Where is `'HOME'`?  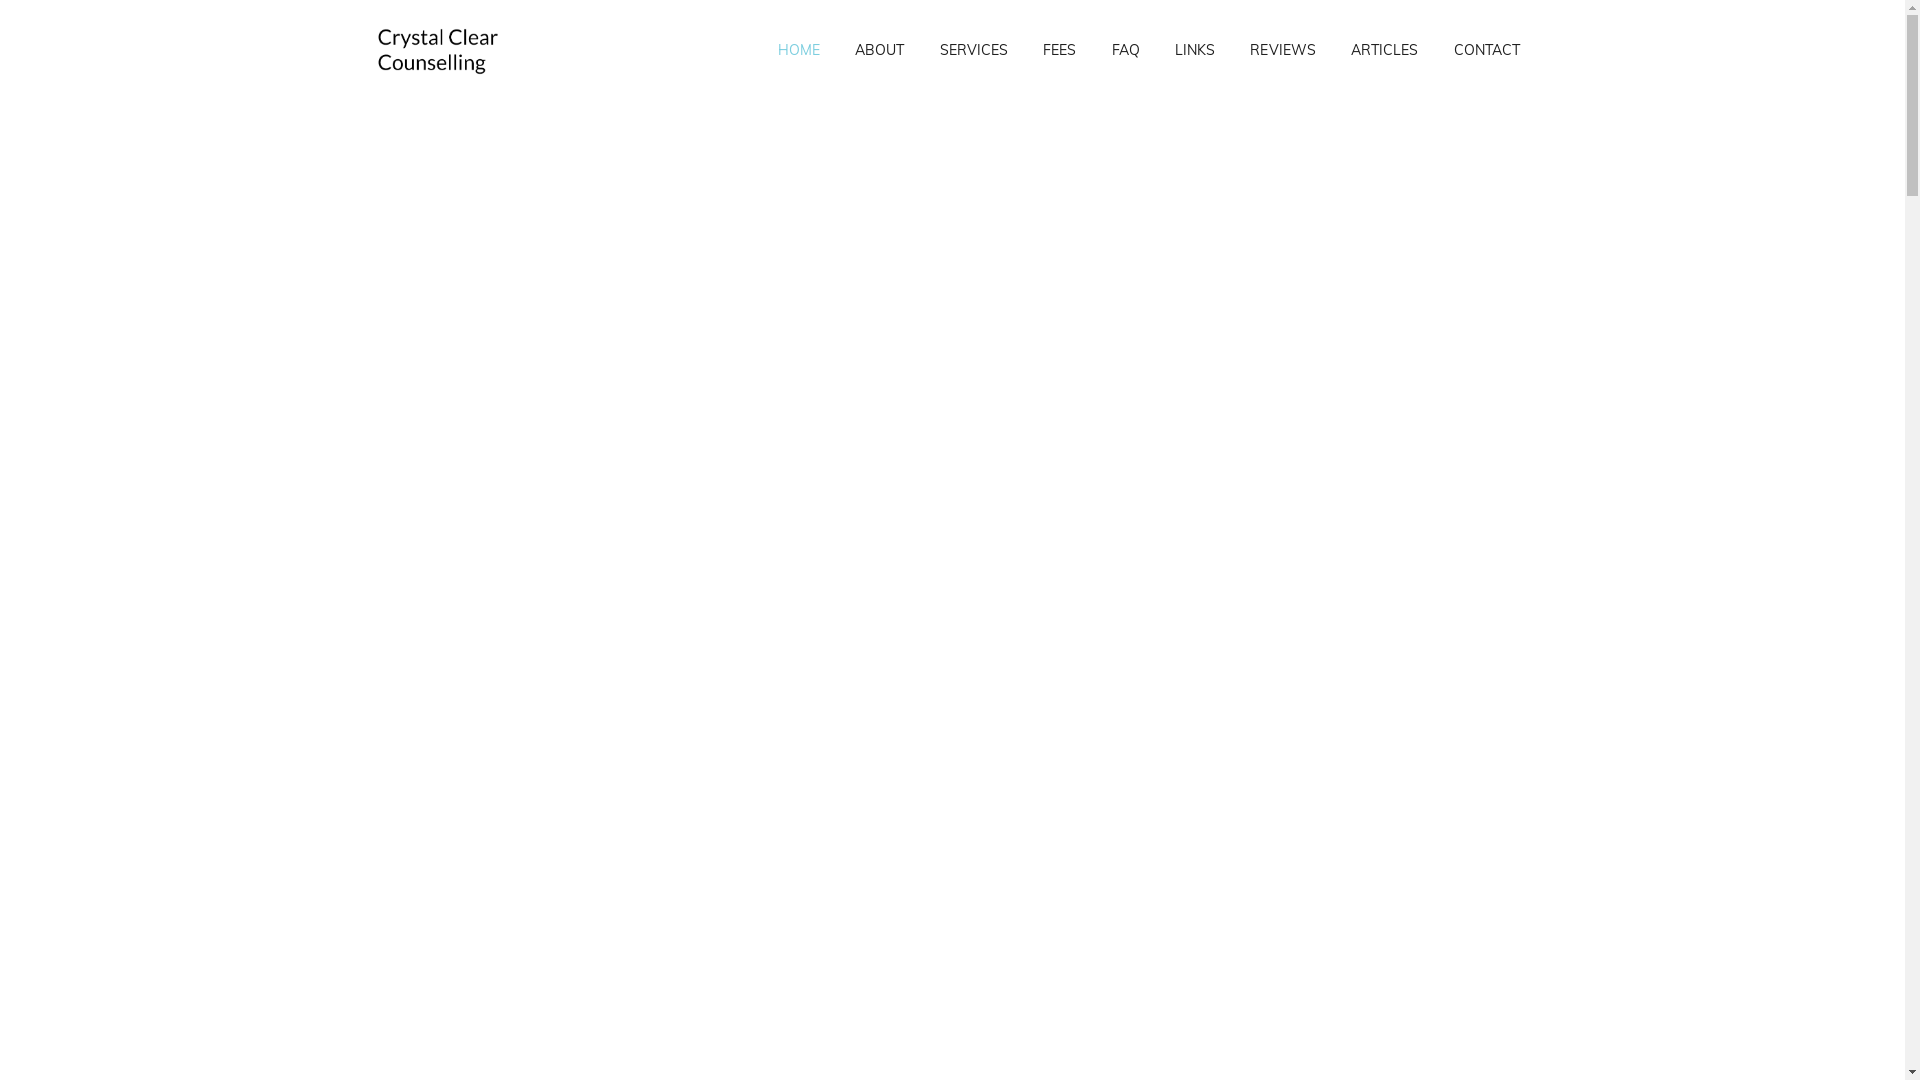 'HOME' is located at coordinates (797, 49).